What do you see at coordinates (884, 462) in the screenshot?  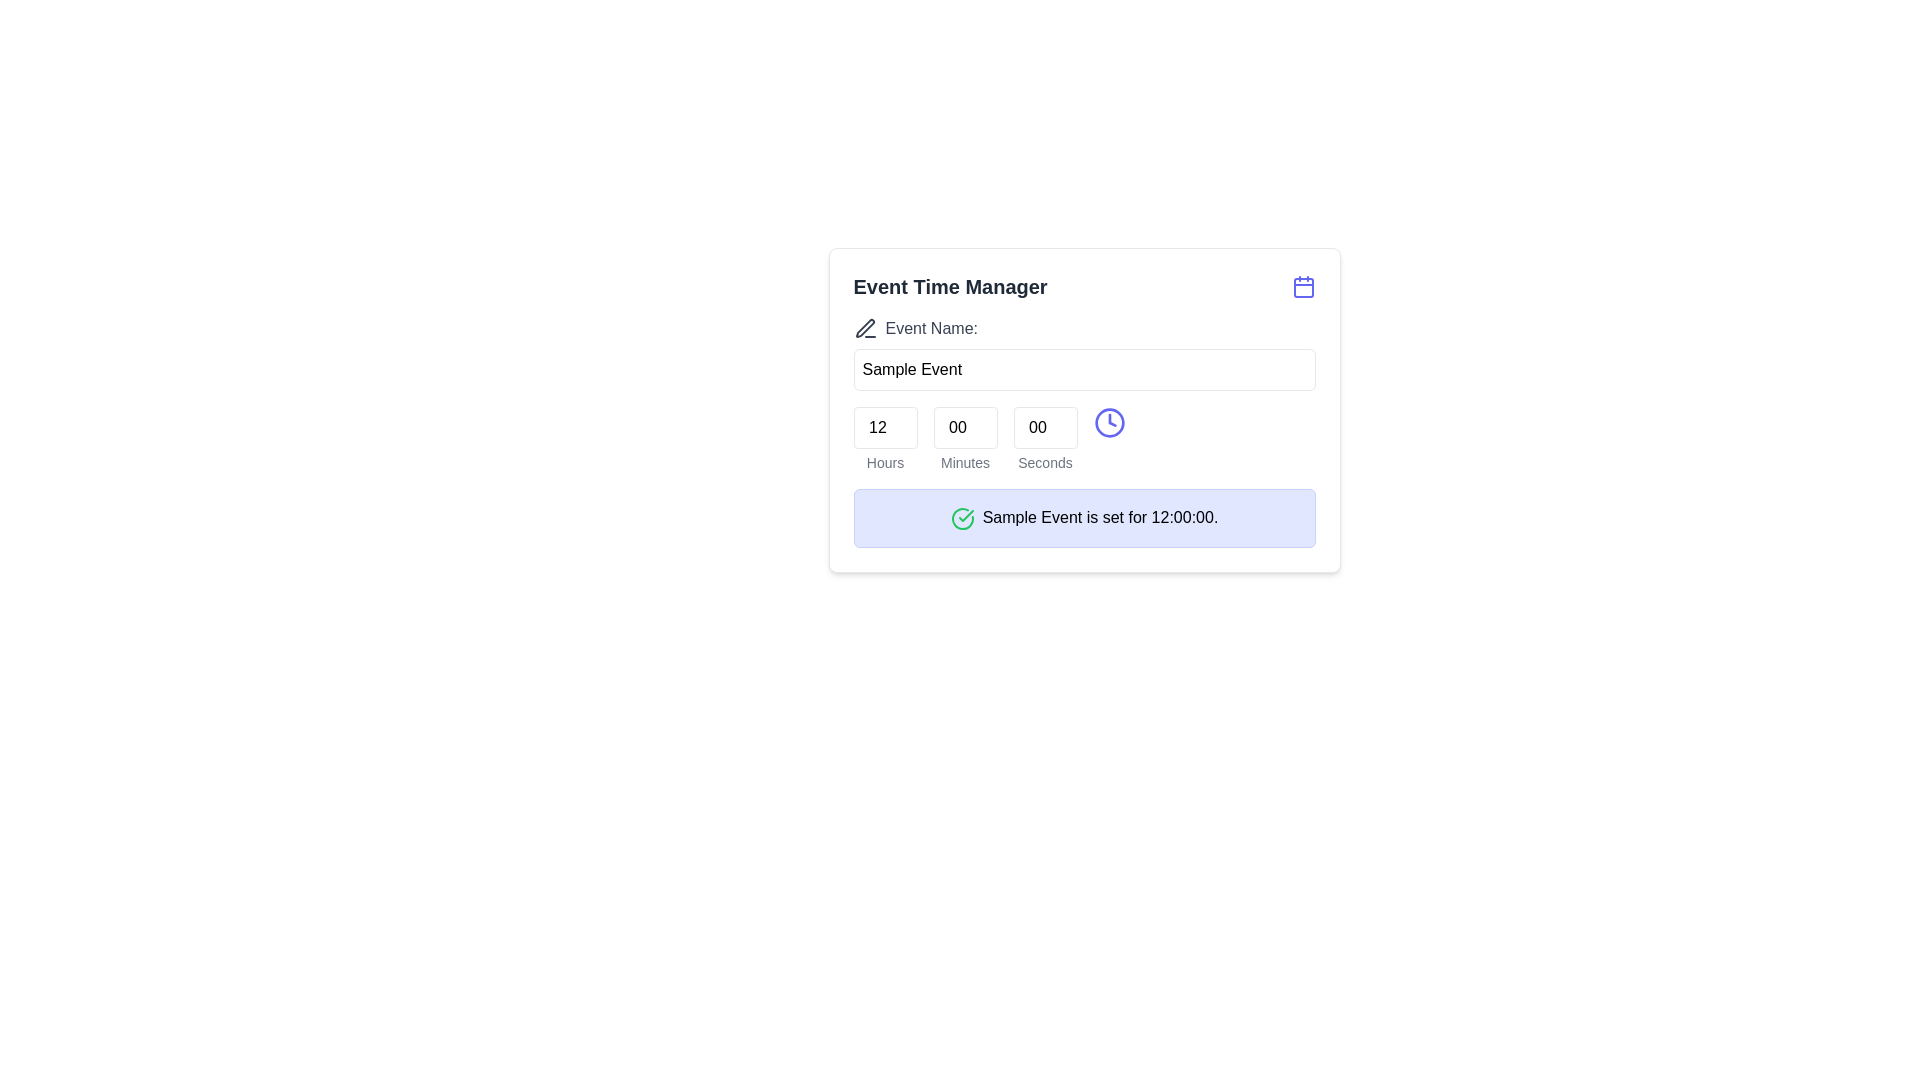 I see `label indicating the 'Hours' field located beneath the numeric input box labeled 12 in the time configuration section` at bounding box center [884, 462].